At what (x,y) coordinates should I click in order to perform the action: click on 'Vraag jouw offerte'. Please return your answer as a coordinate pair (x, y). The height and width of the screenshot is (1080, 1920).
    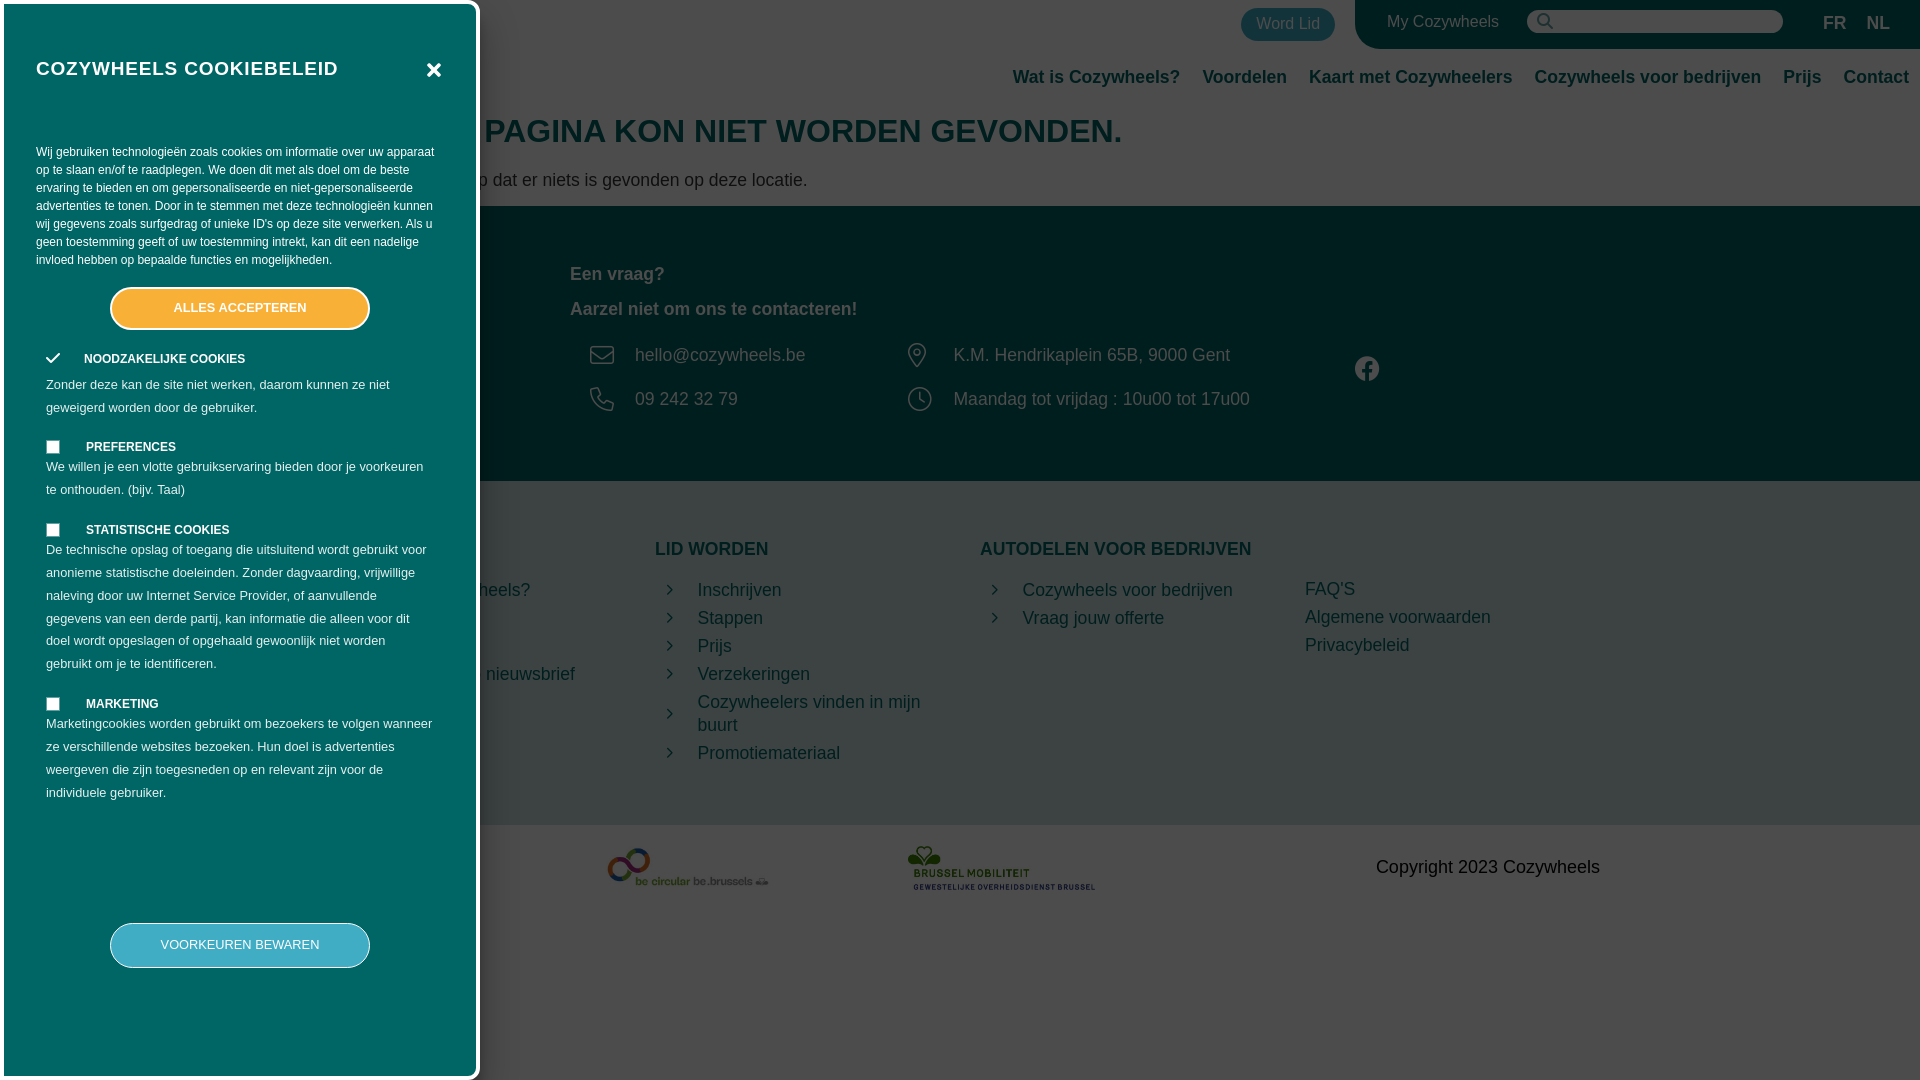
    Looking at the image, I should click on (1122, 617).